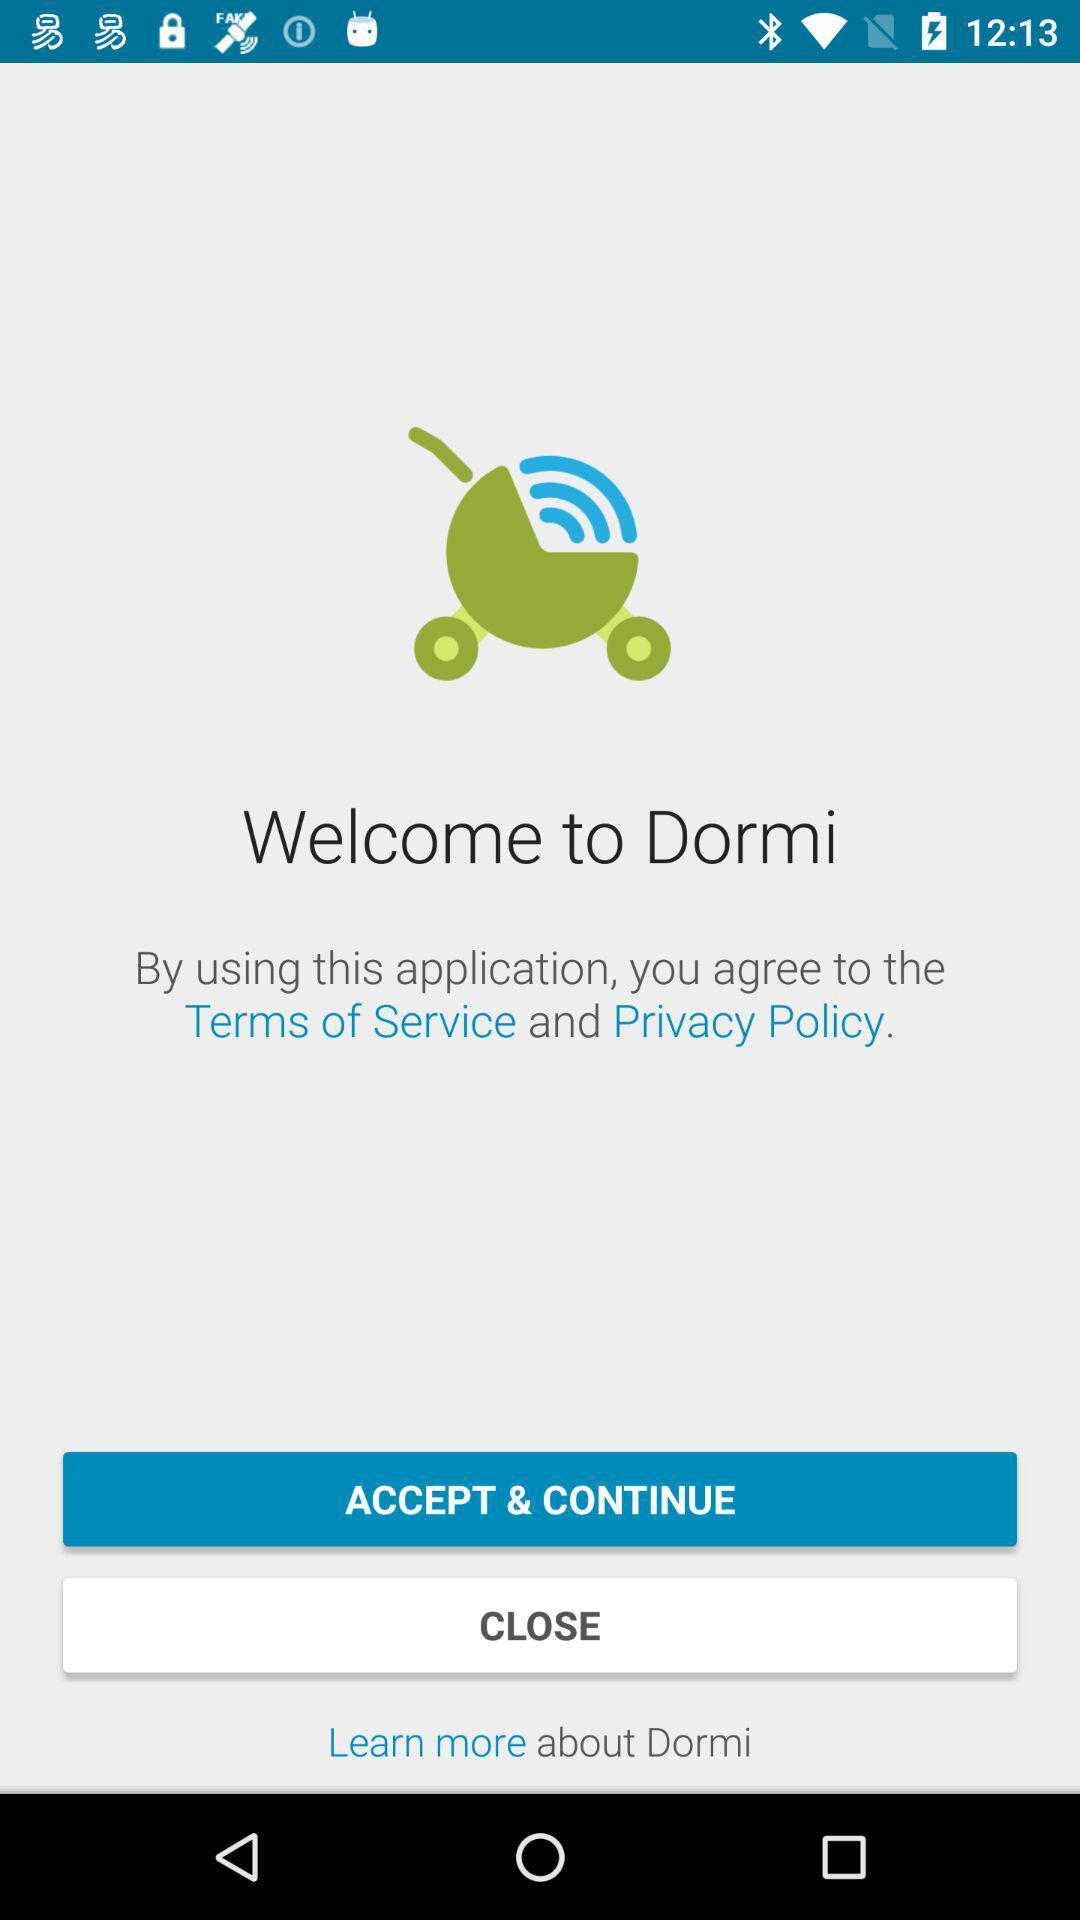 Image resolution: width=1080 pixels, height=1920 pixels. What do you see at coordinates (540, 993) in the screenshot?
I see `the by using this` at bounding box center [540, 993].